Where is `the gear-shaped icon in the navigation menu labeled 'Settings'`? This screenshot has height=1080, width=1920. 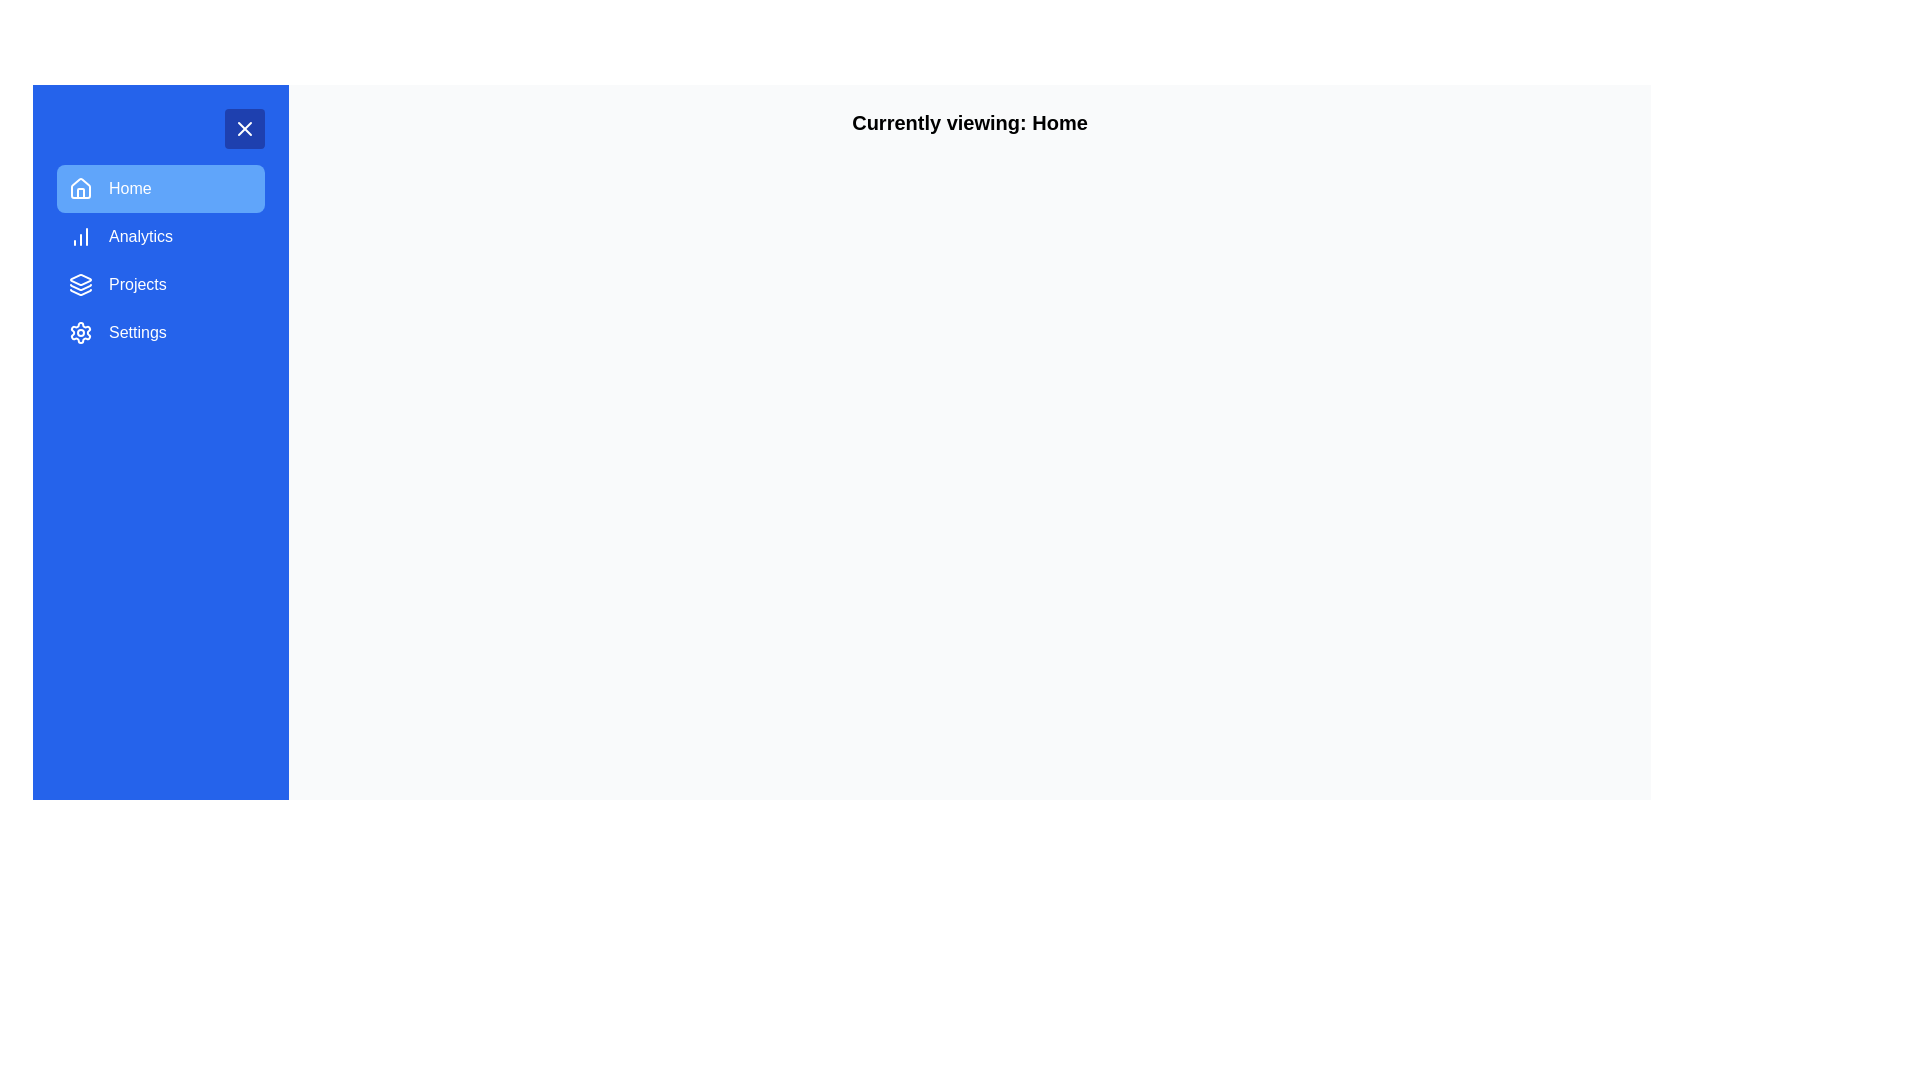 the gear-shaped icon in the navigation menu labeled 'Settings' is located at coordinates (80, 331).